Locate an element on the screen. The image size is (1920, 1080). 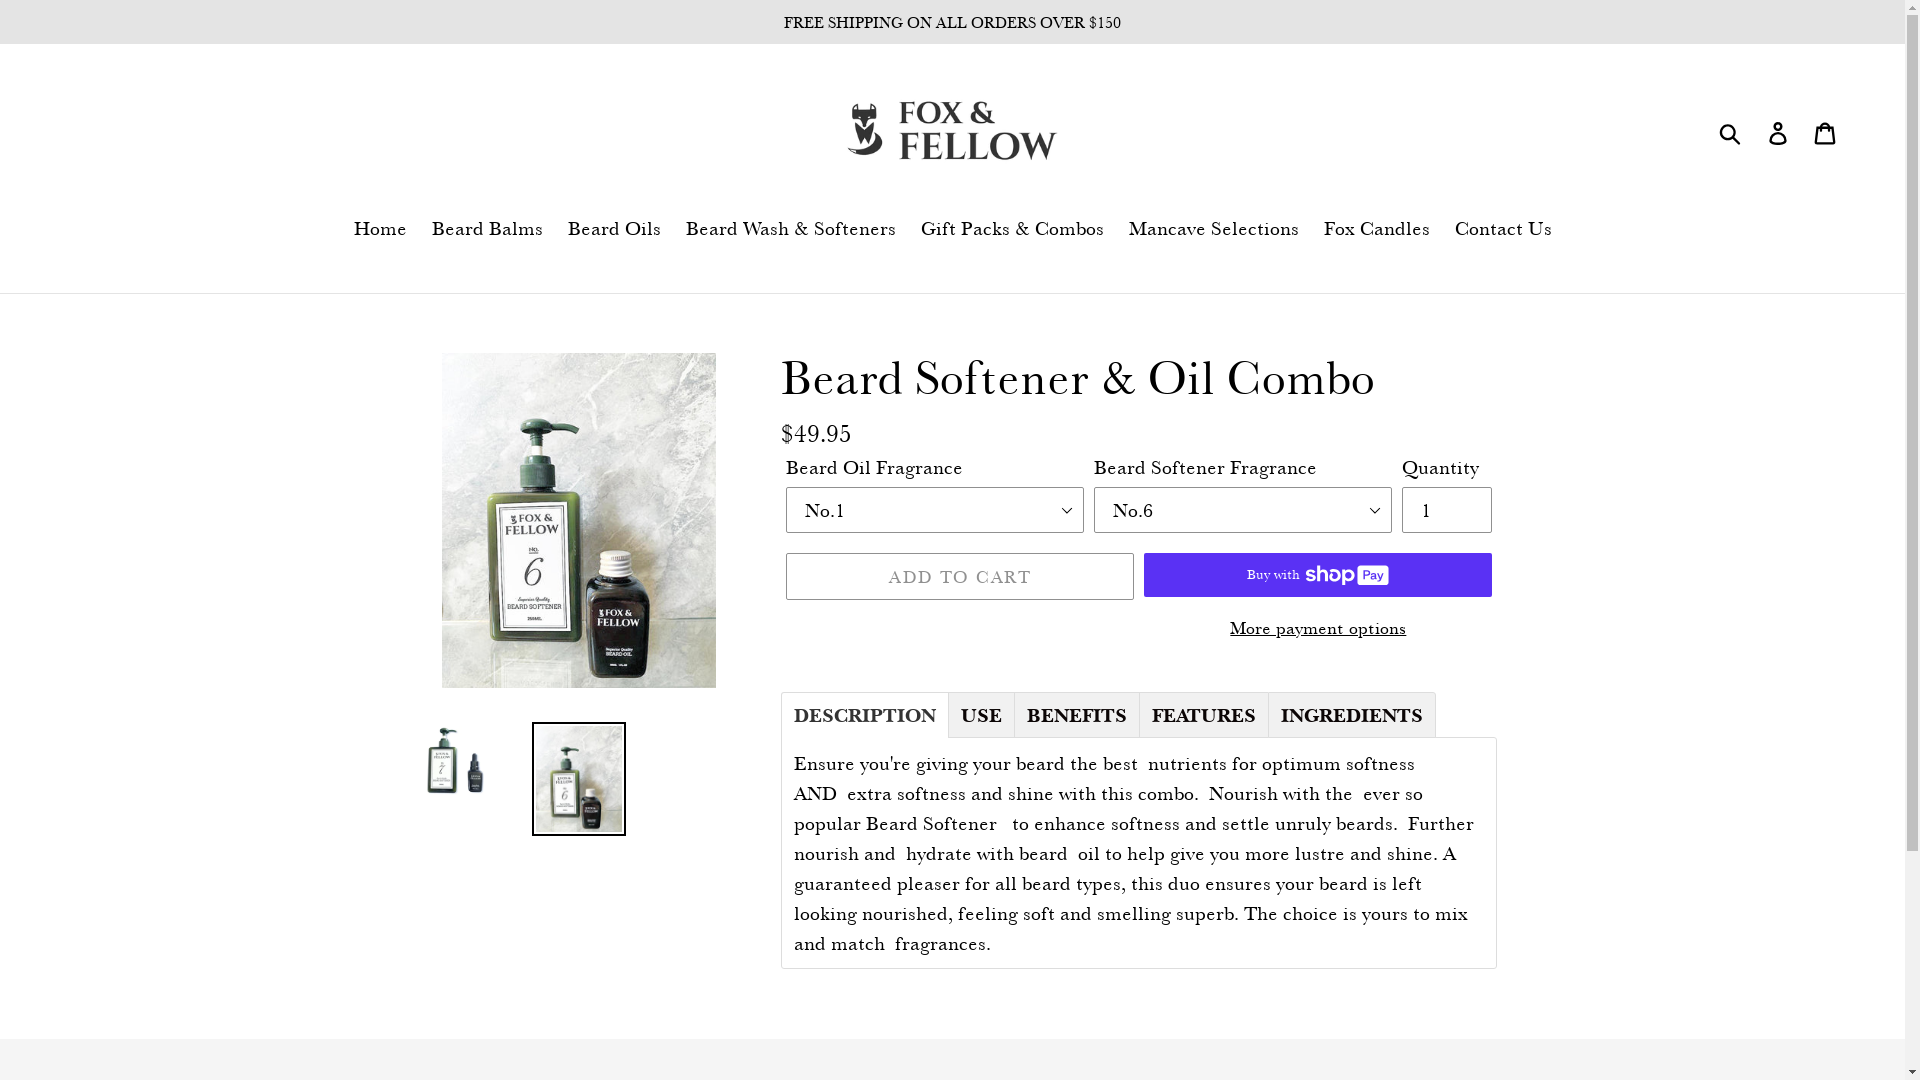
'Gift Packs & Combos' is located at coordinates (1011, 228).